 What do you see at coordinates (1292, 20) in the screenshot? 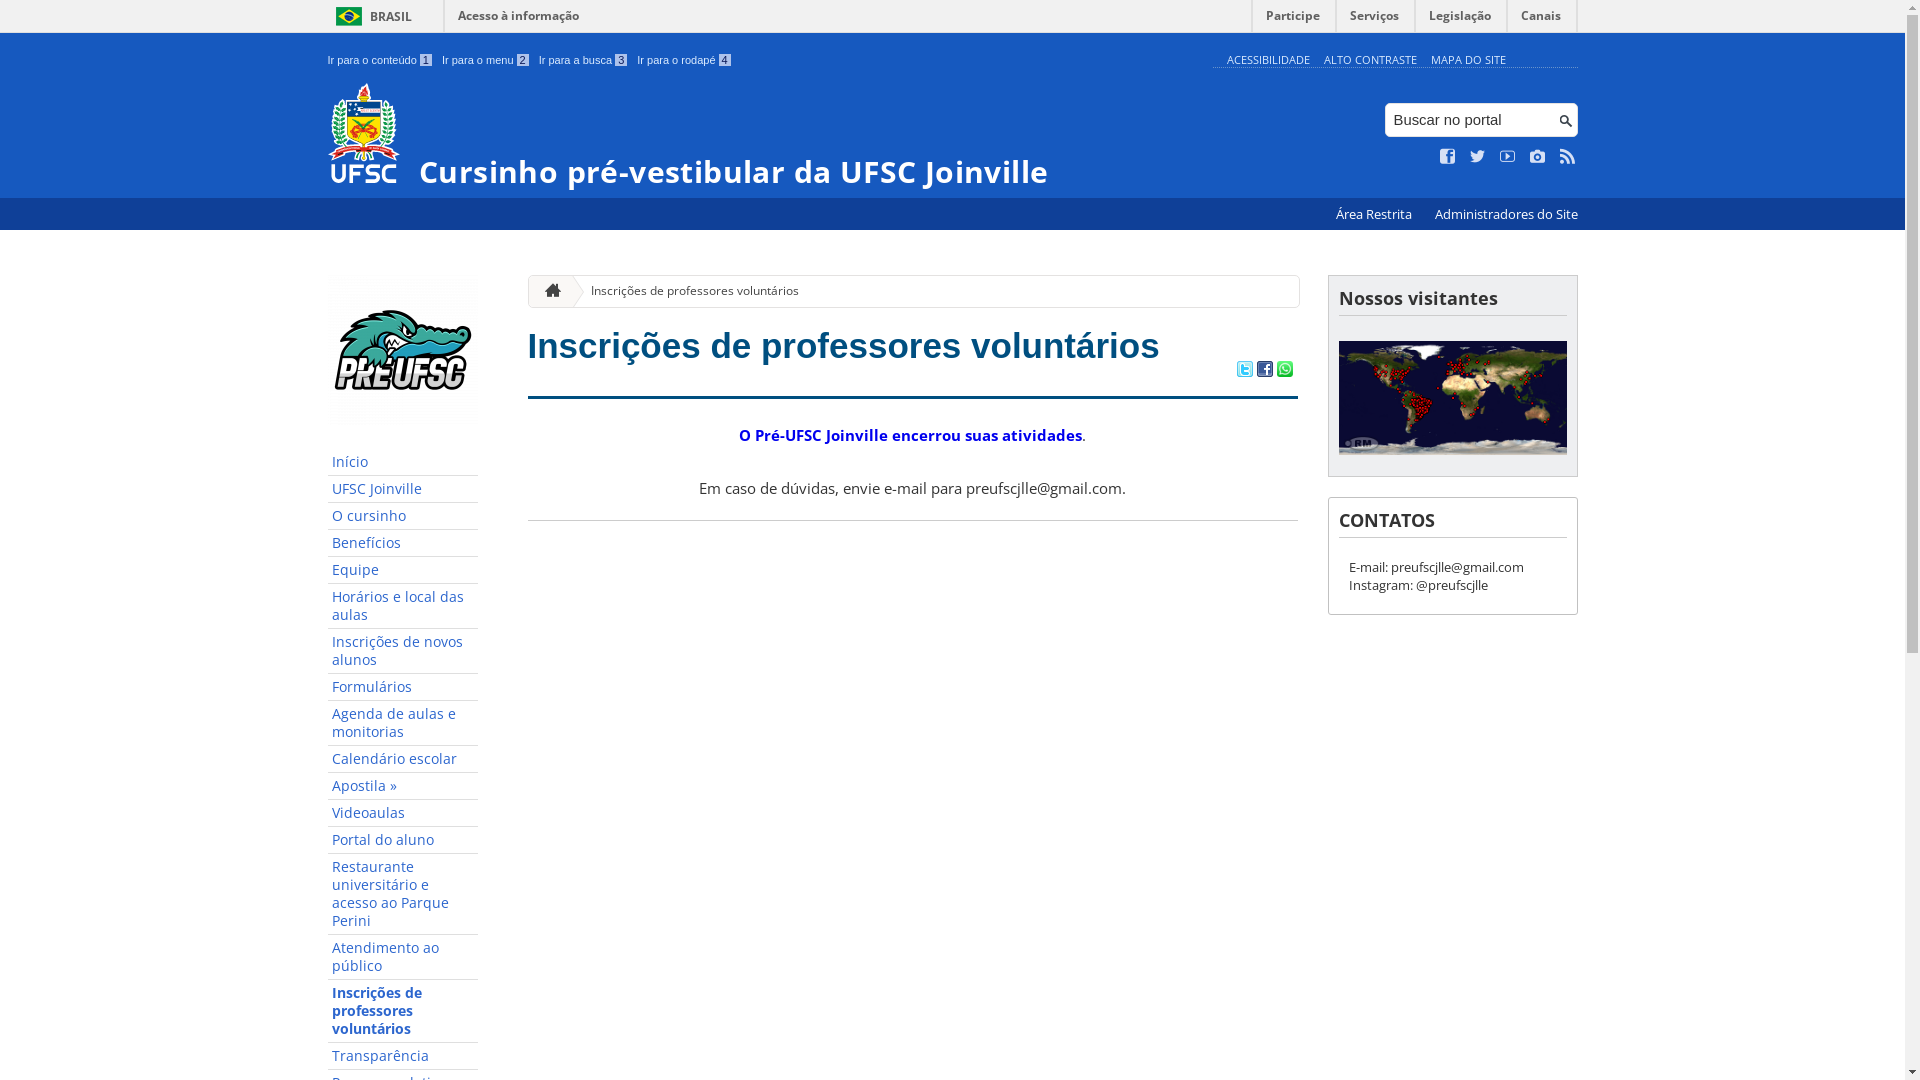
I see `'Participe'` at bounding box center [1292, 20].